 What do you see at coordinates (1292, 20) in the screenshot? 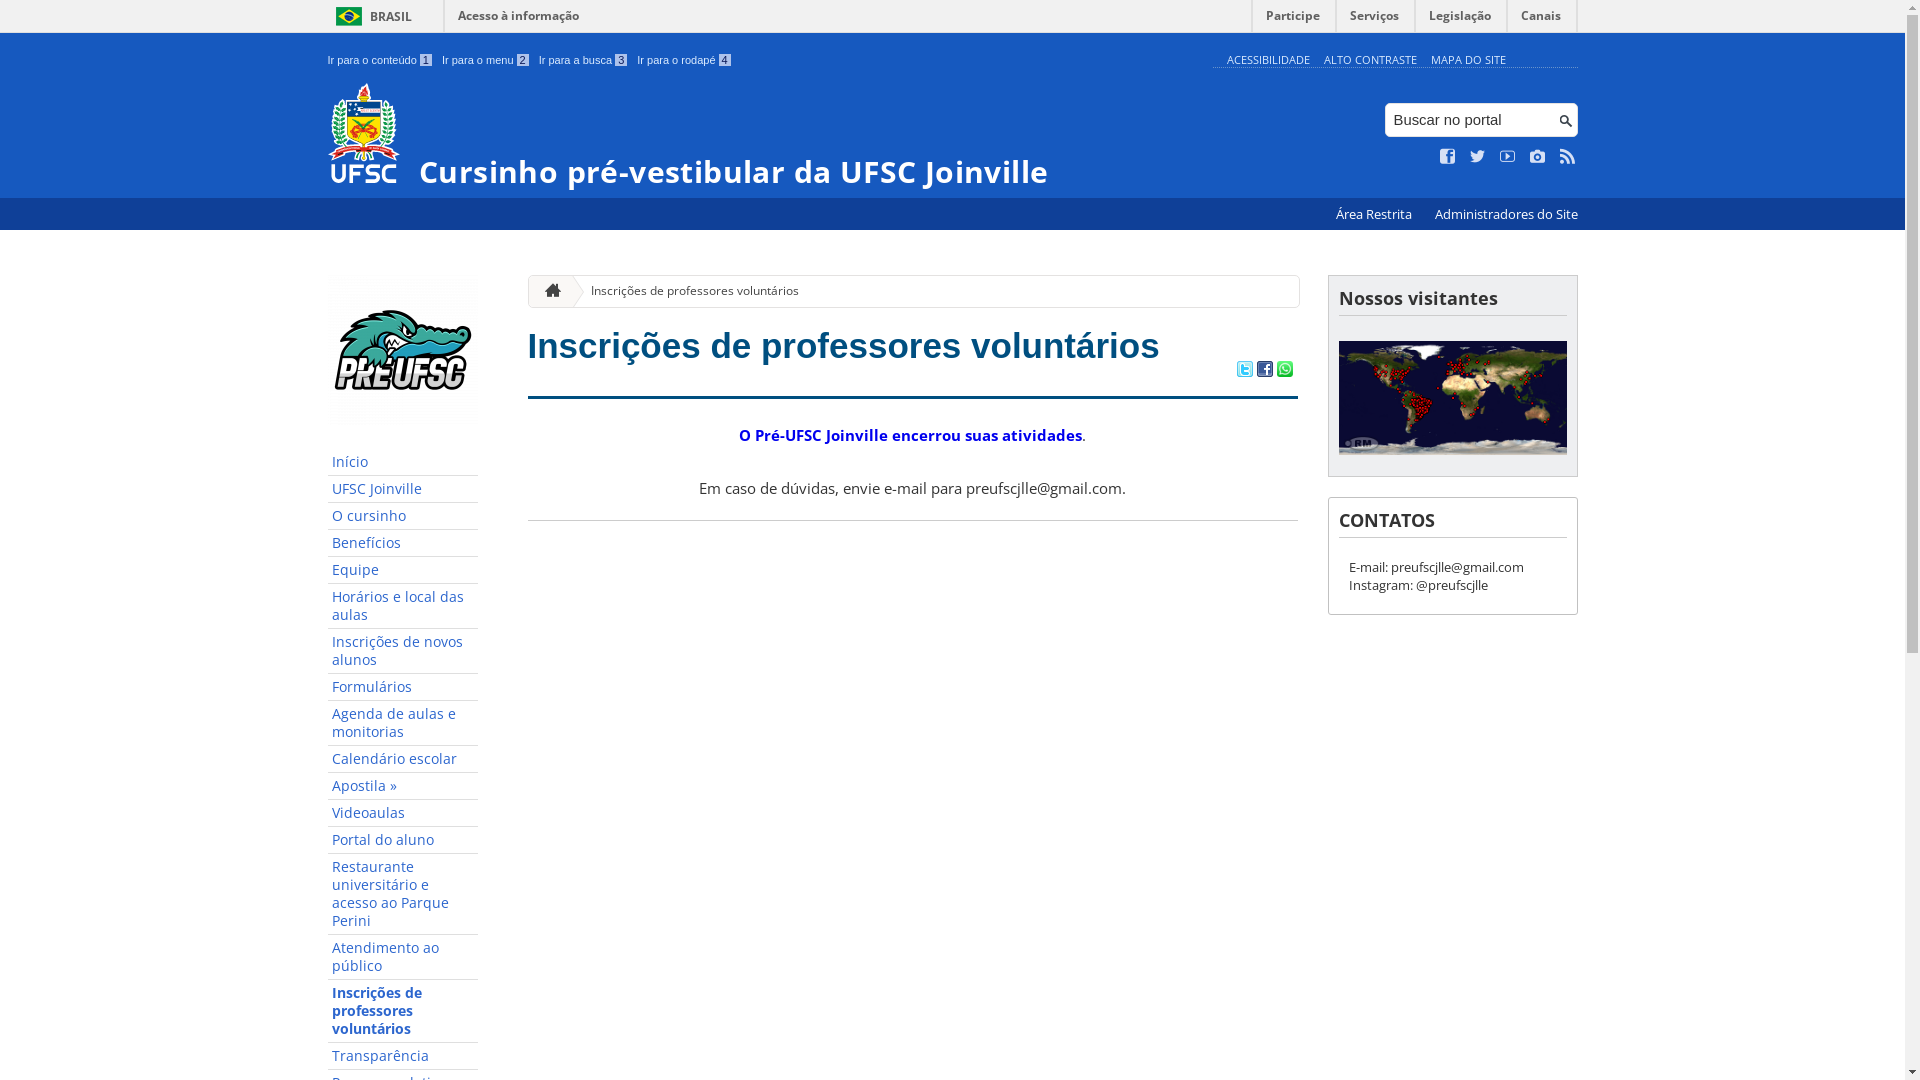
I see `'Participe'` at bounding box center [1292, 20].